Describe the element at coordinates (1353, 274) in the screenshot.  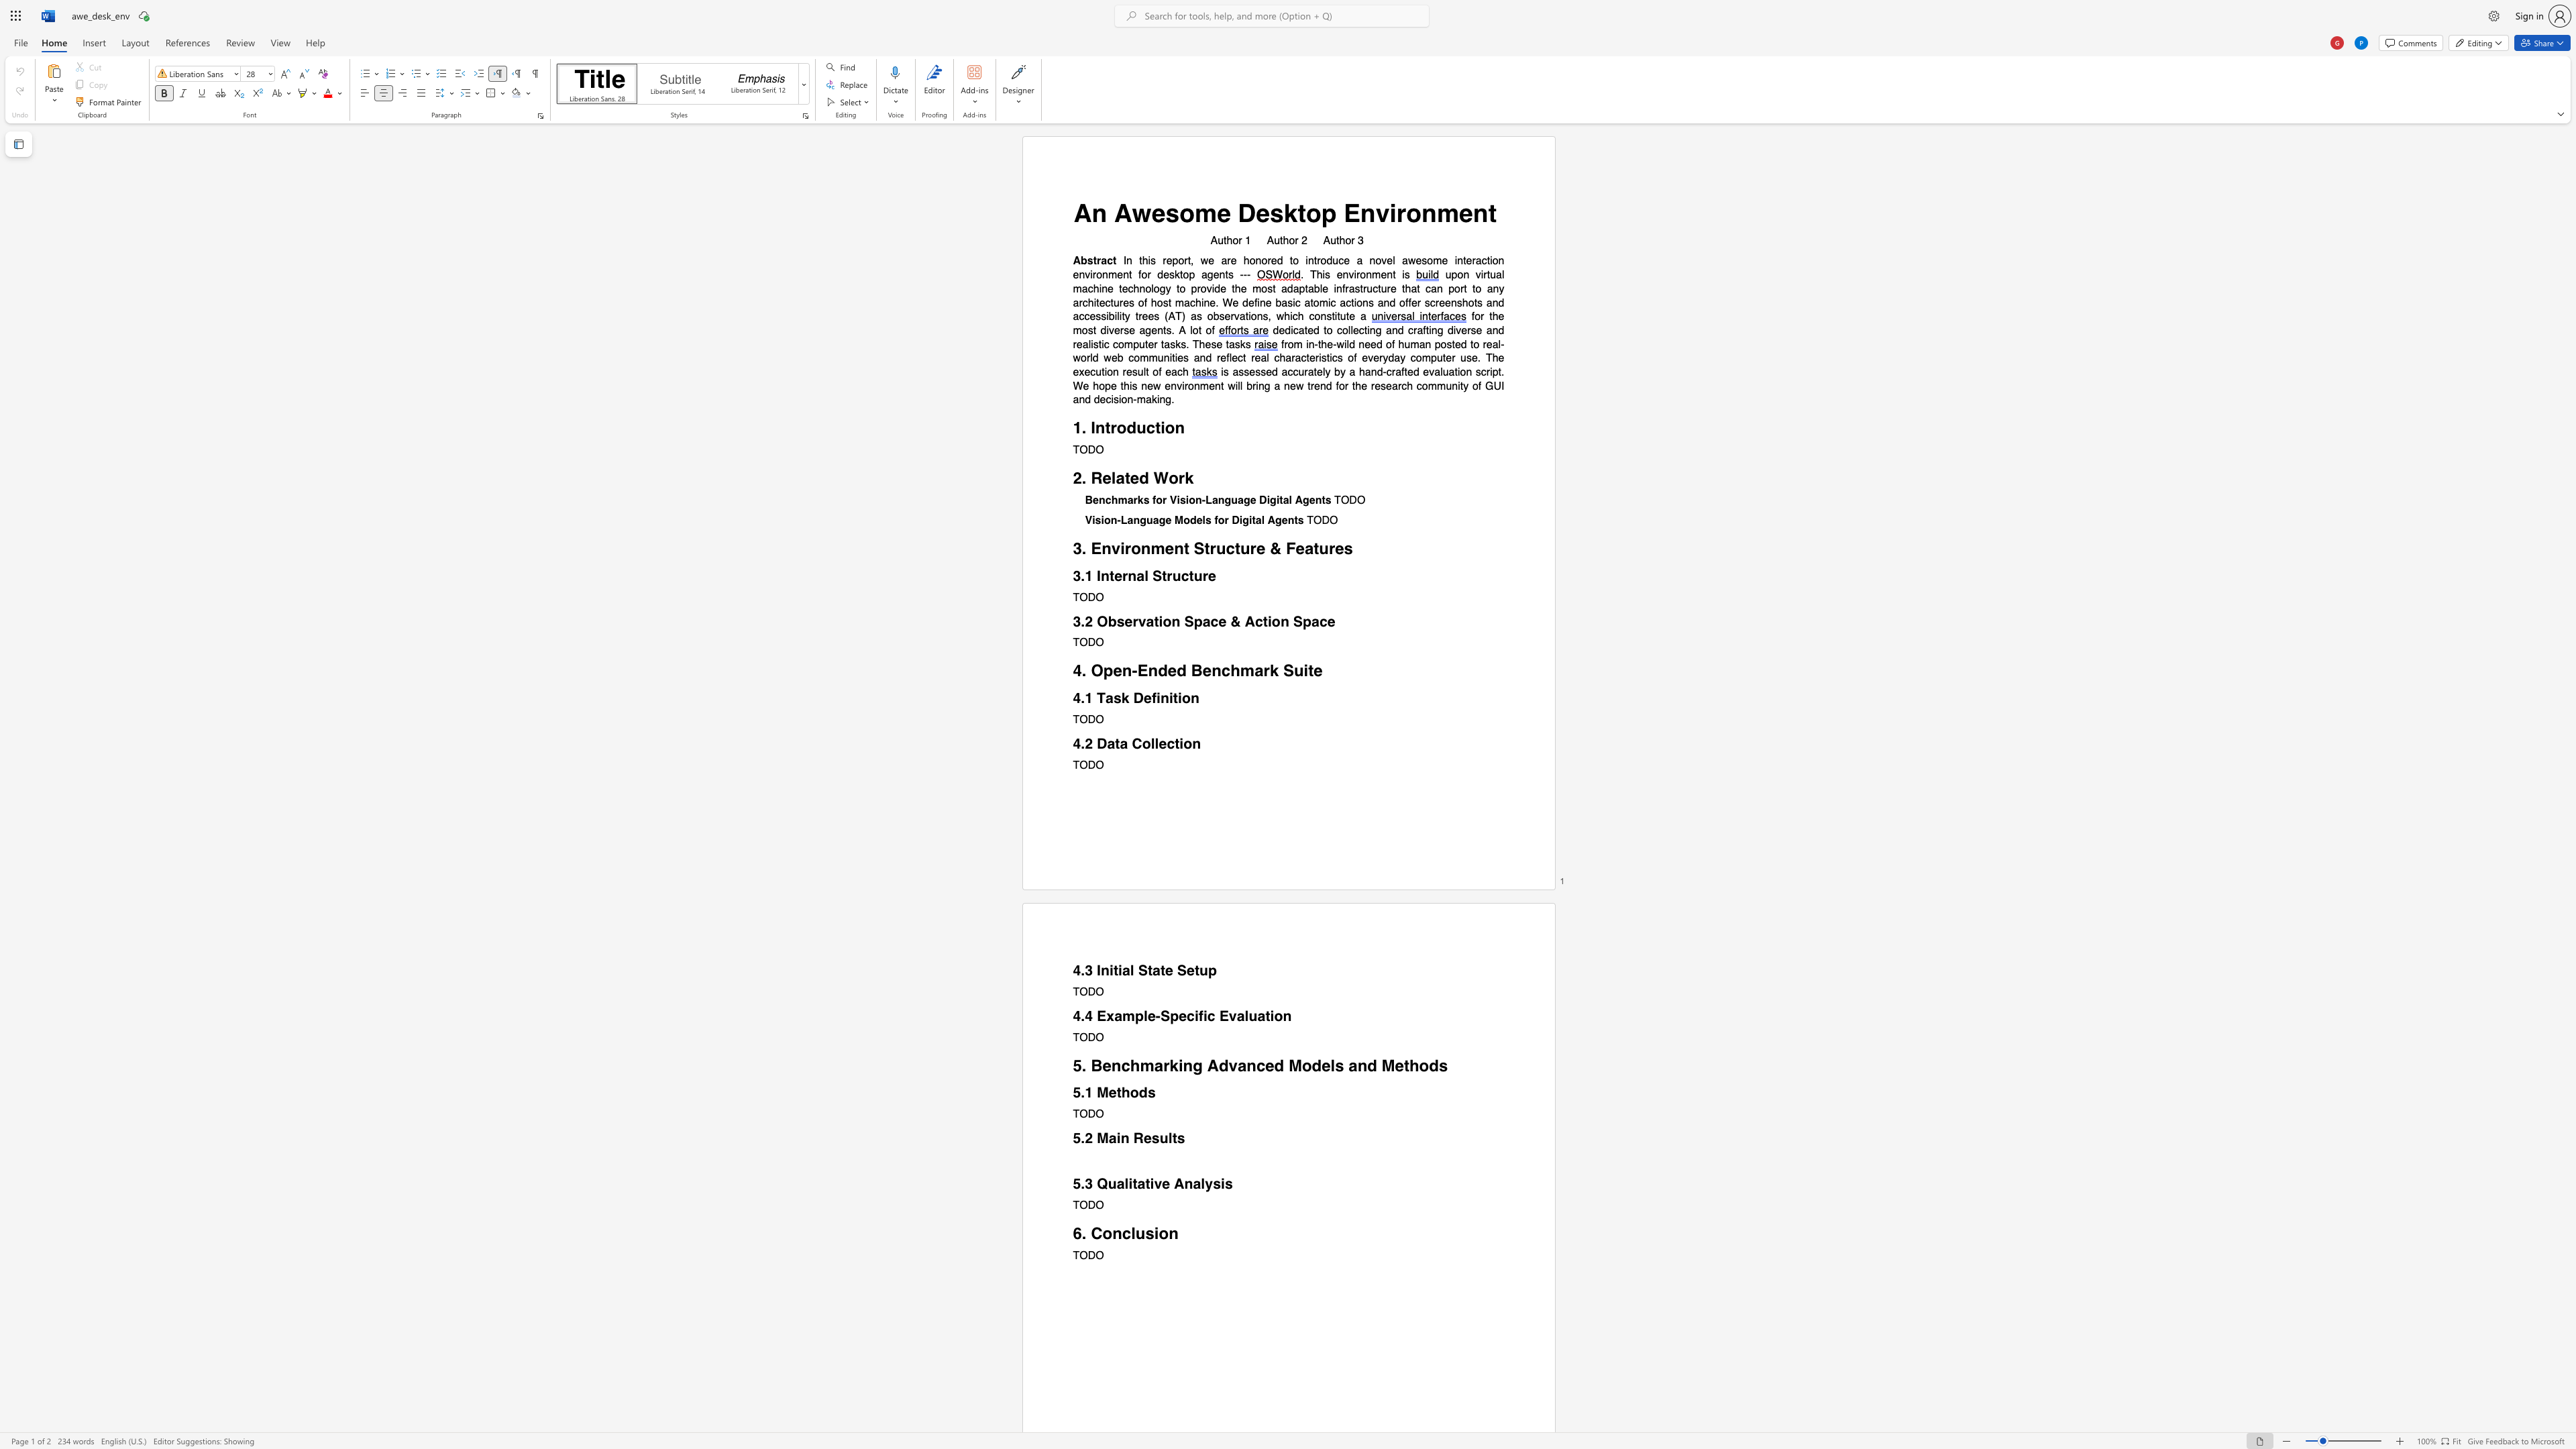
I see `the subset text "ironmen" within the text ". This environment is"` at that location.